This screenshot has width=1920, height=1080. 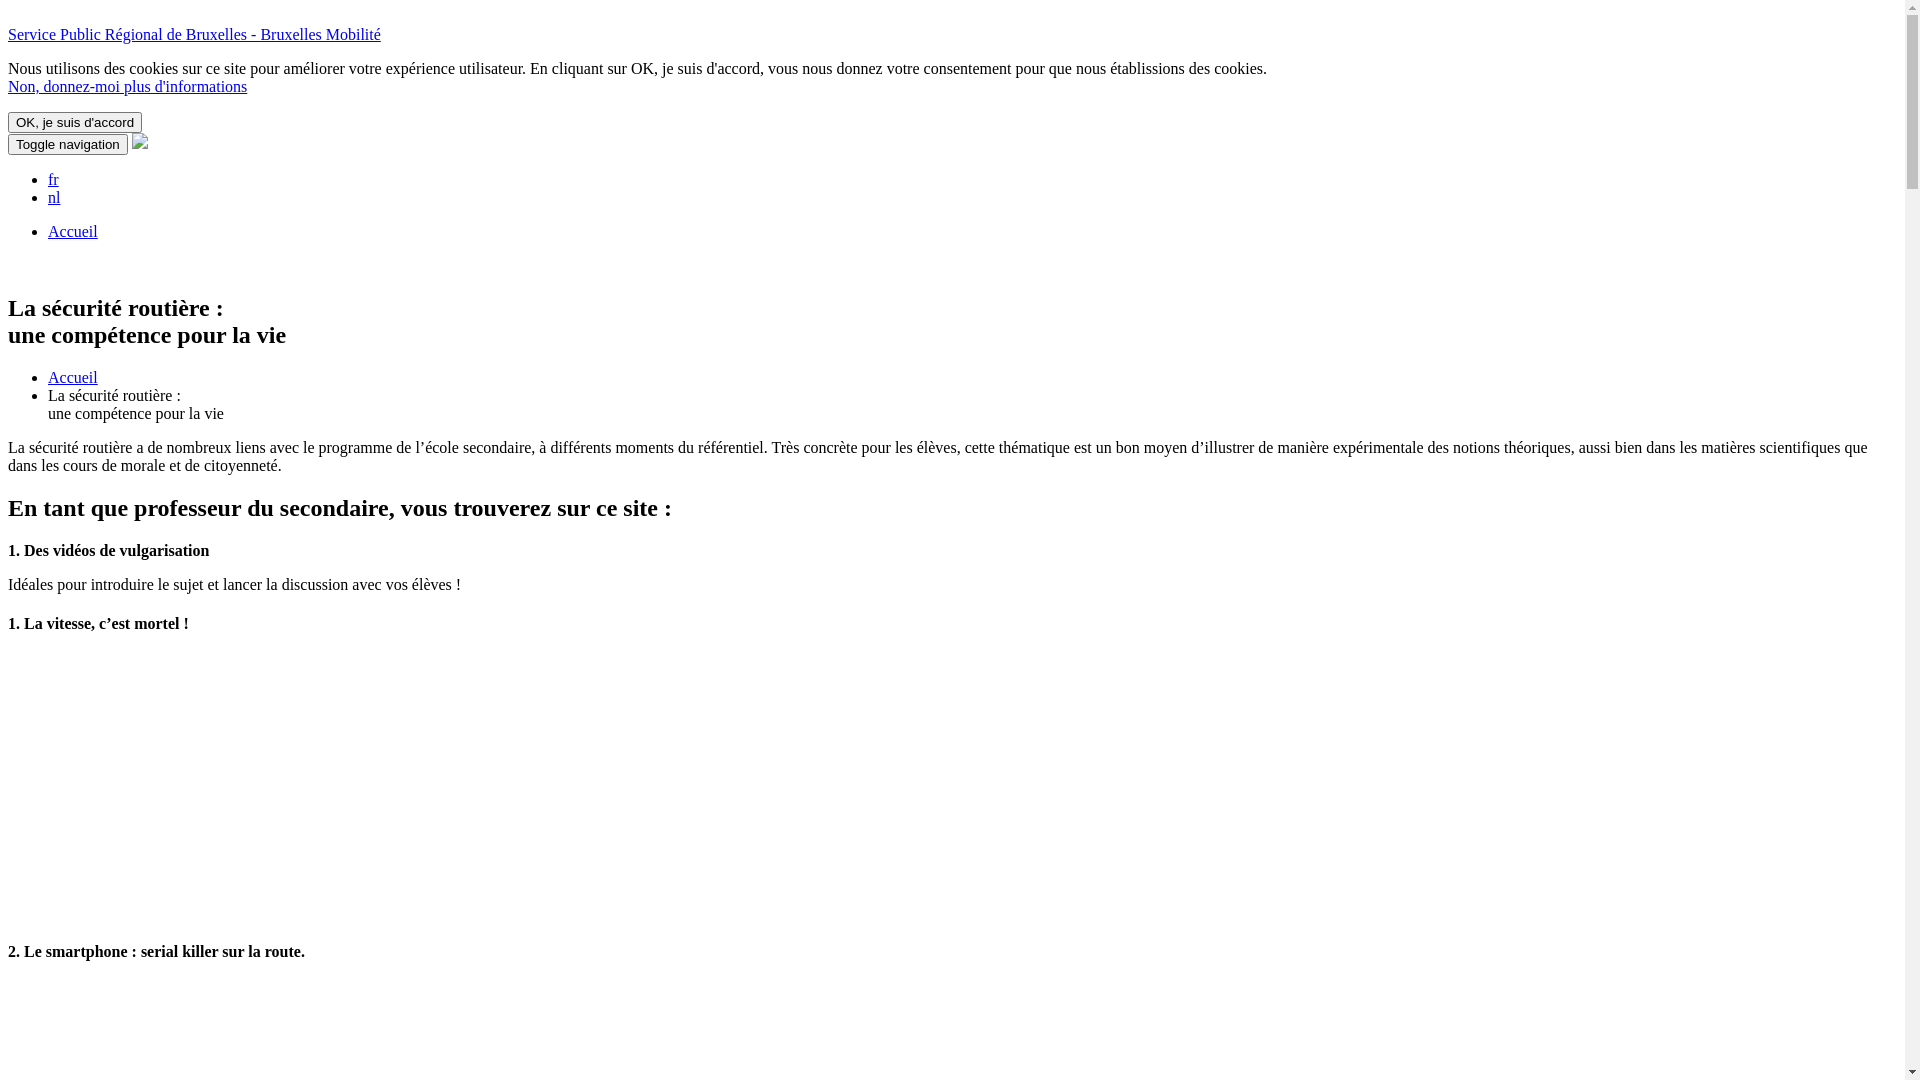 What do you see at coordinates (242, 785) in the screenshot?
I see `'YouTube video player'` at bounding box center [242, 785].